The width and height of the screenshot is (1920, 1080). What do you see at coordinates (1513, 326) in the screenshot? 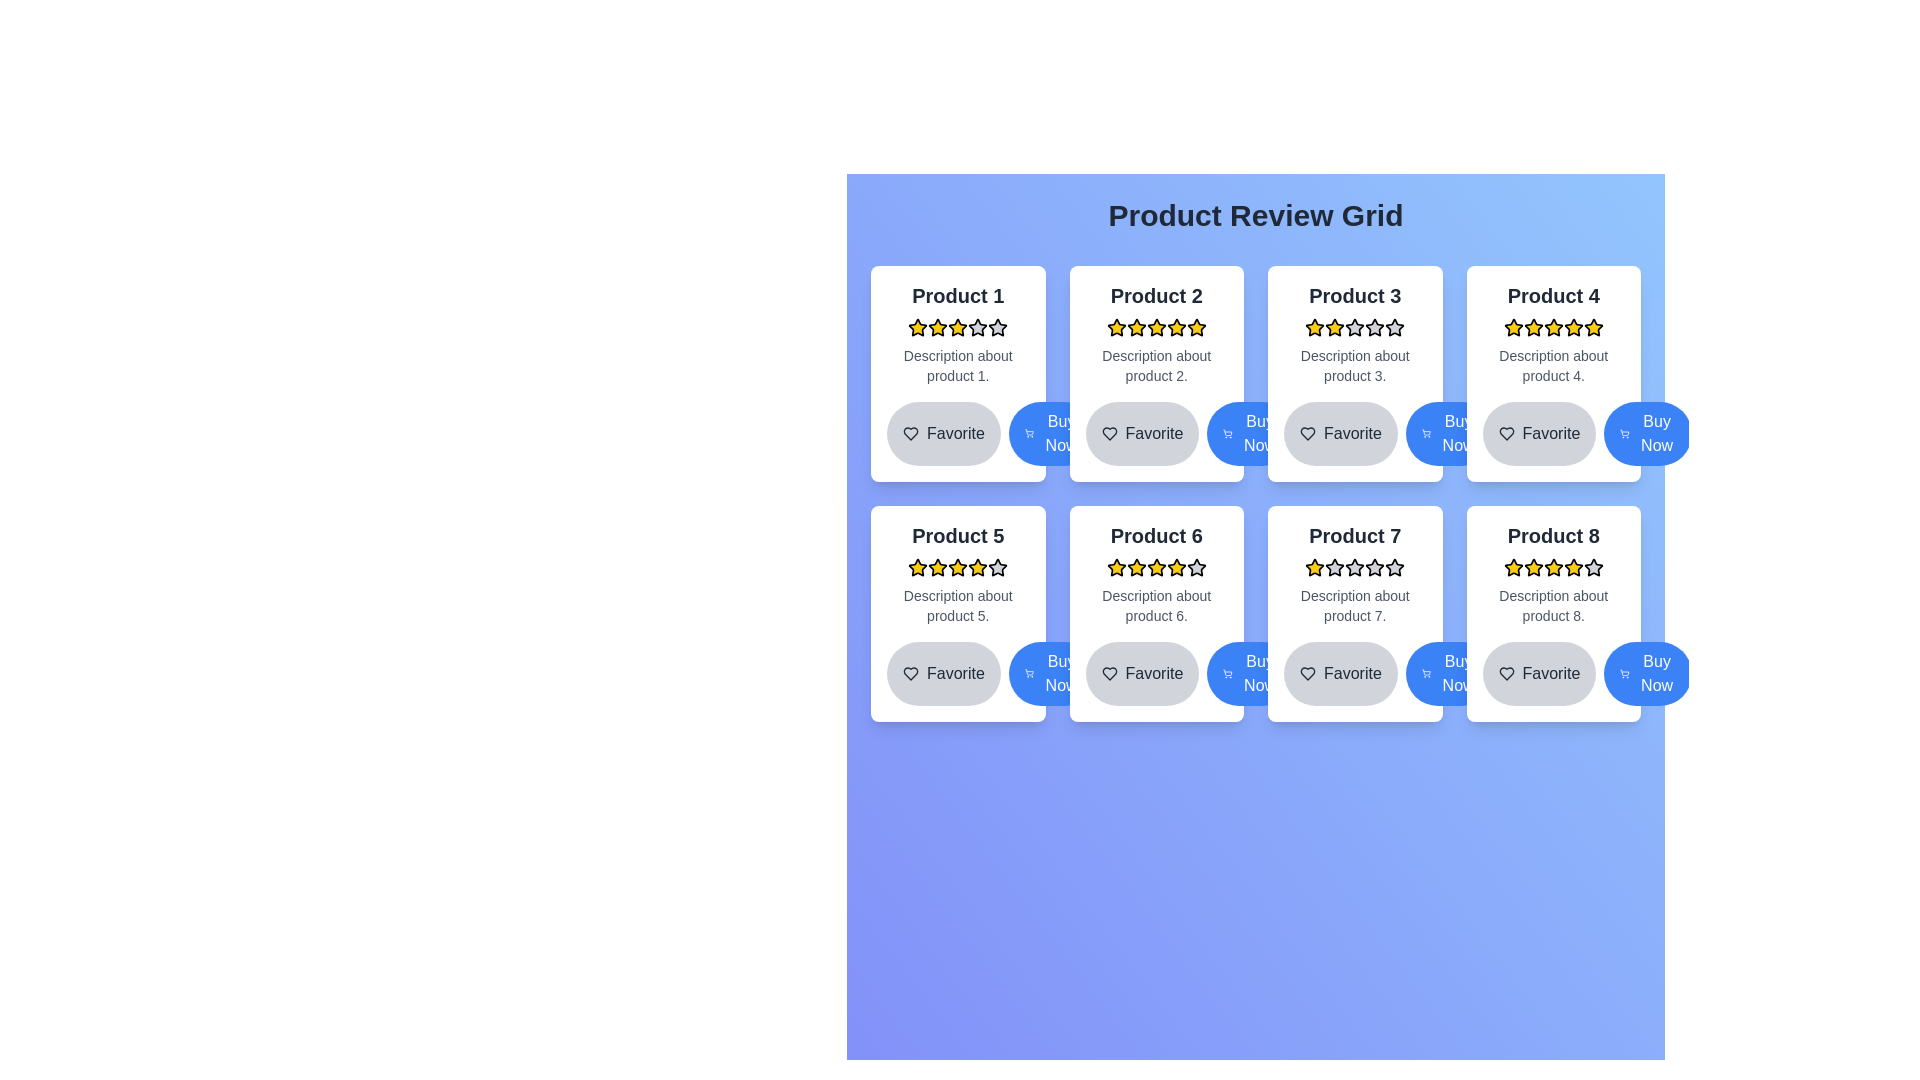
I see `the fourth star icon in the star-rating system for 'Product 4', which visually represents the fourth rating point` at bounding box center [1513, 326].